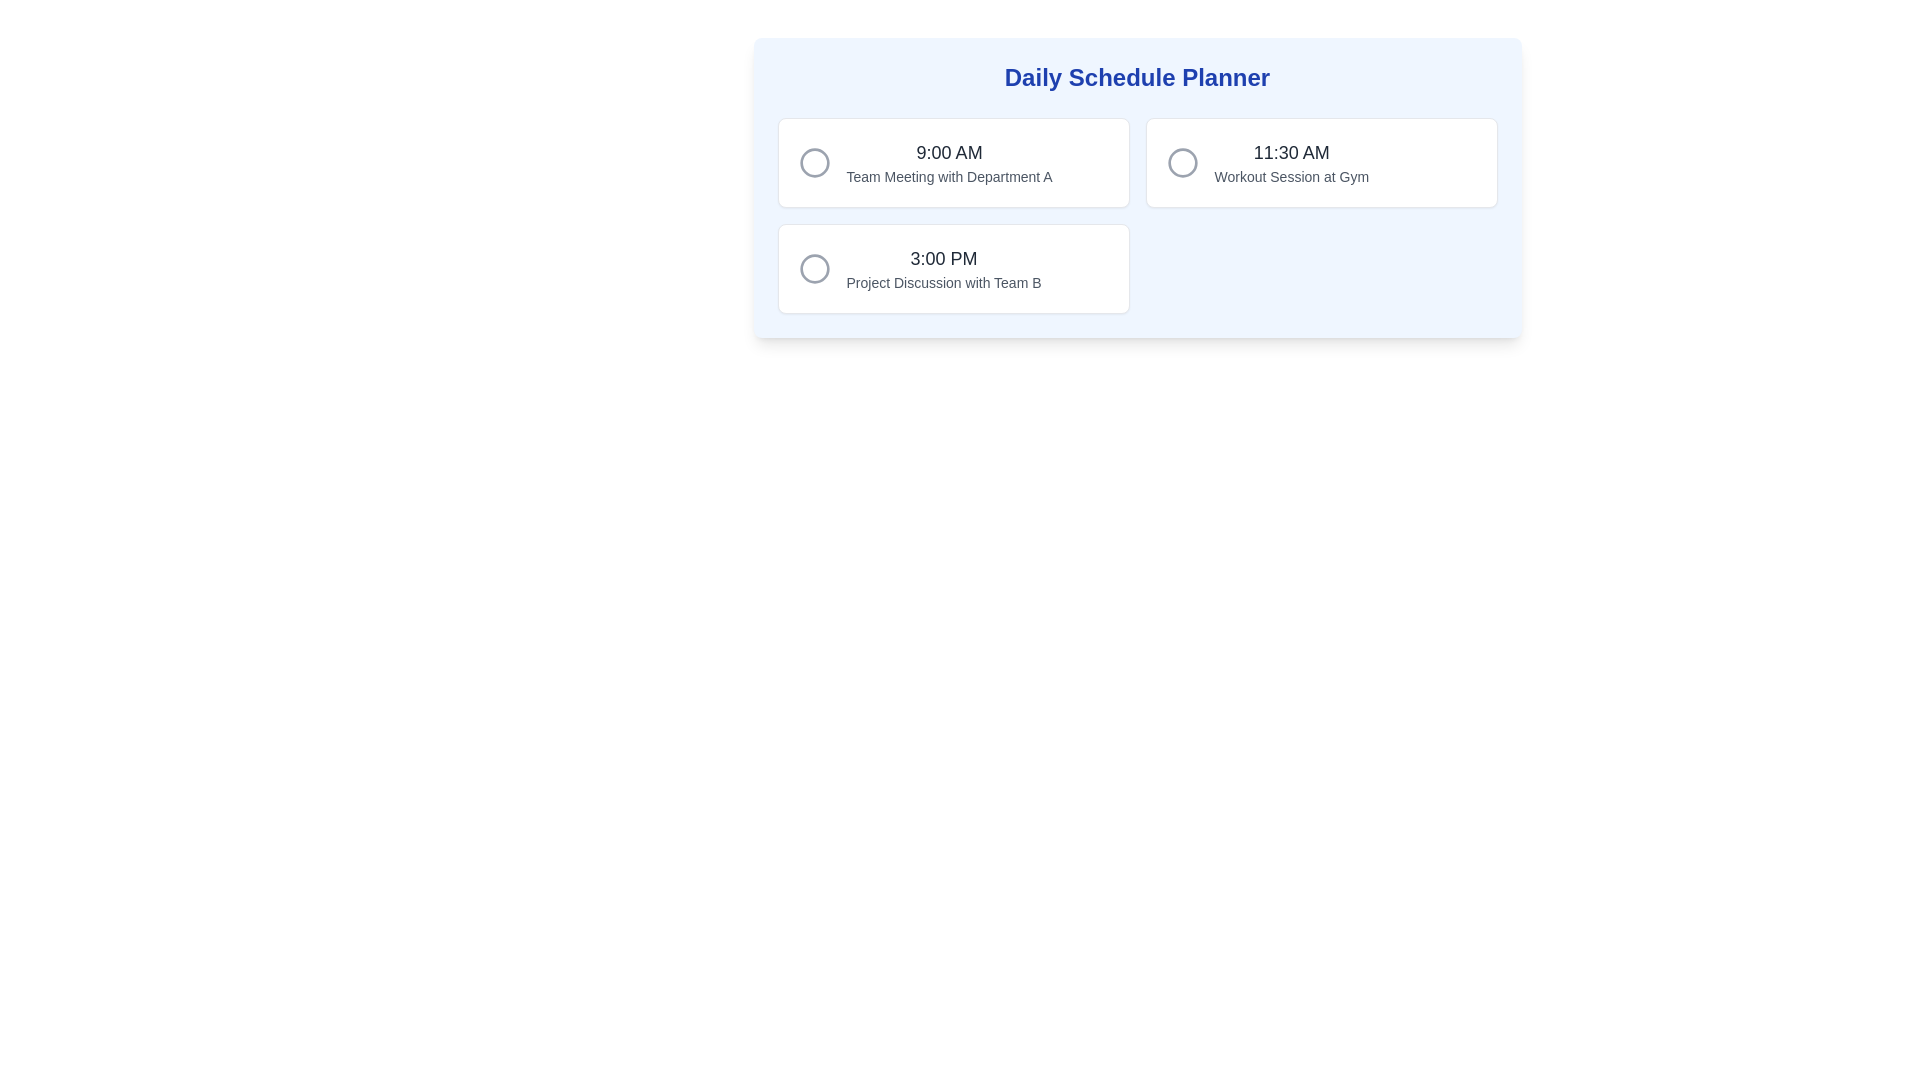  What do you see at coordinates (1182, 161) in the screenshot?
I see `the SVG circle icon with a gray outline and empty interior located on the right side of the second row in the schedule pane` at bounding box center [1182, 161].